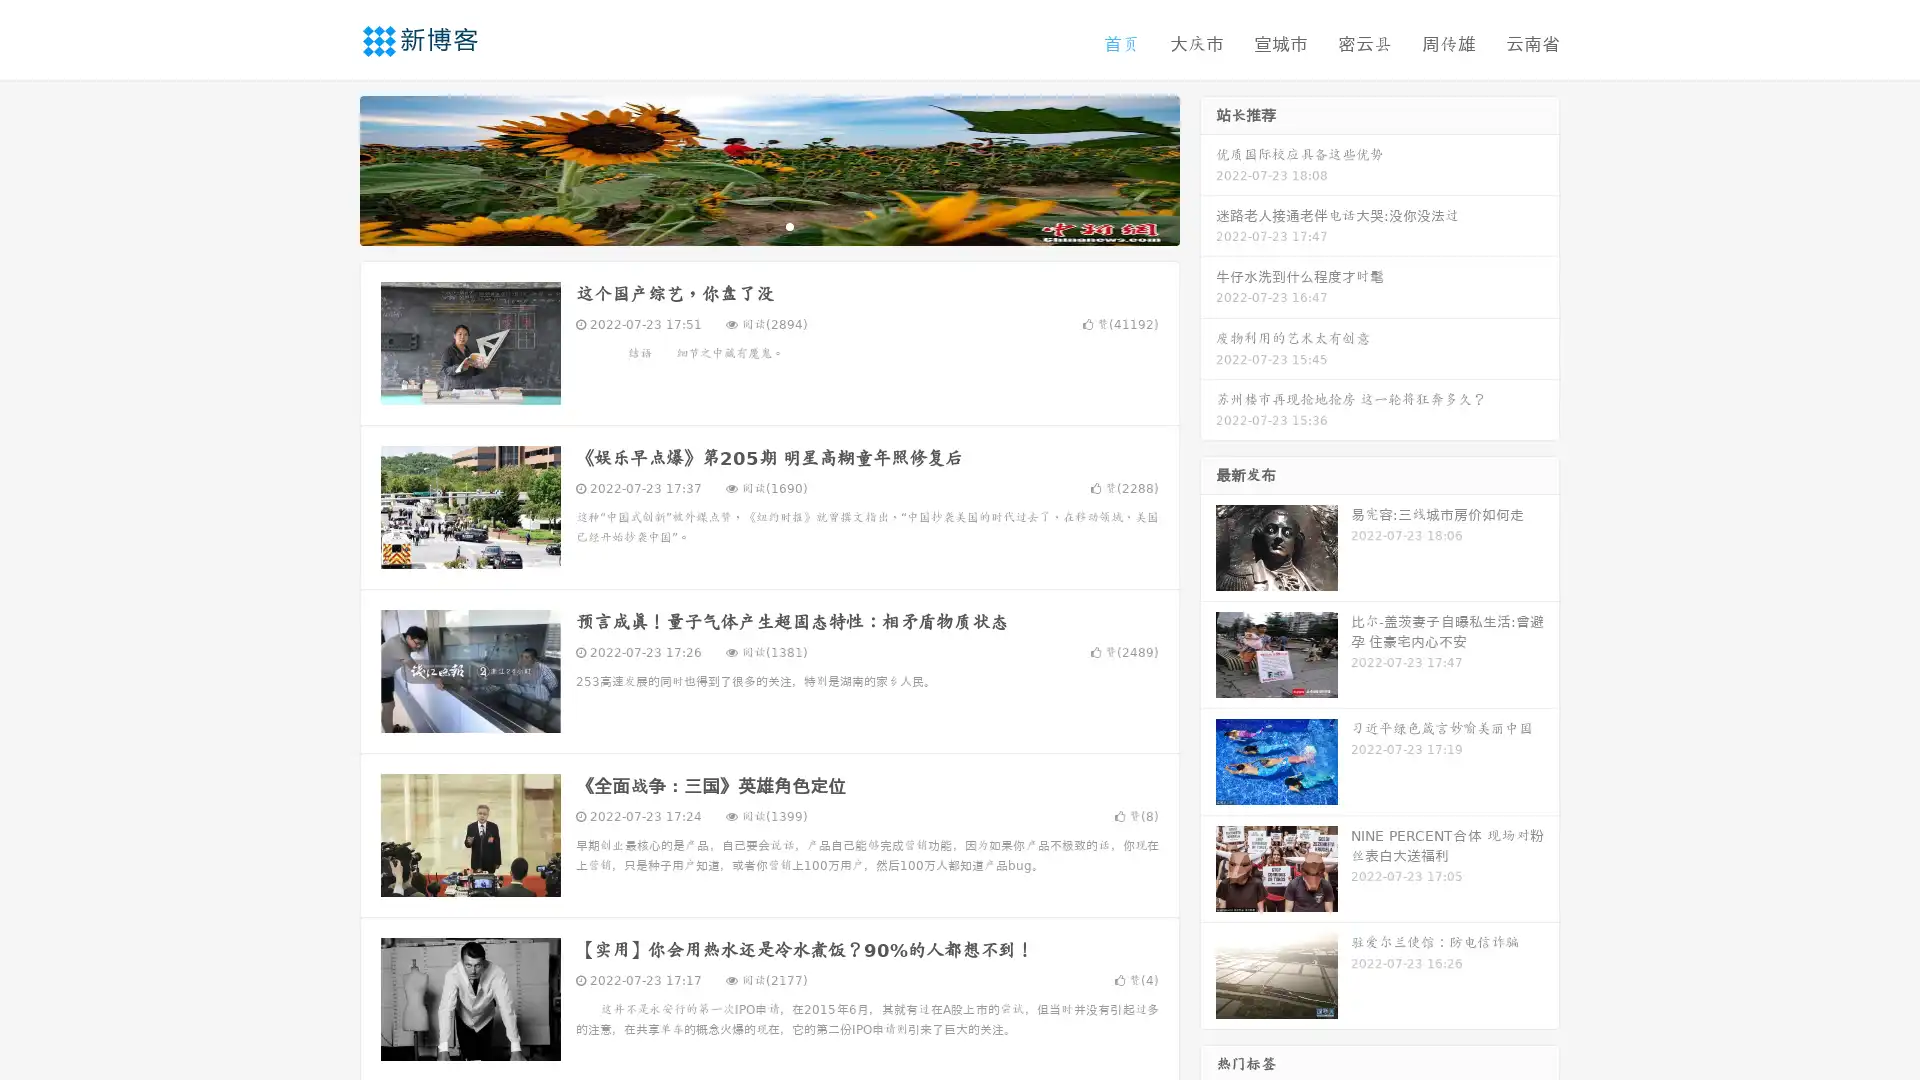 The width and height of the screenshot is (1920, 1080). Describe the element at coordinates (330, 168) in the screenshot. I see `Previous slide` at that location.